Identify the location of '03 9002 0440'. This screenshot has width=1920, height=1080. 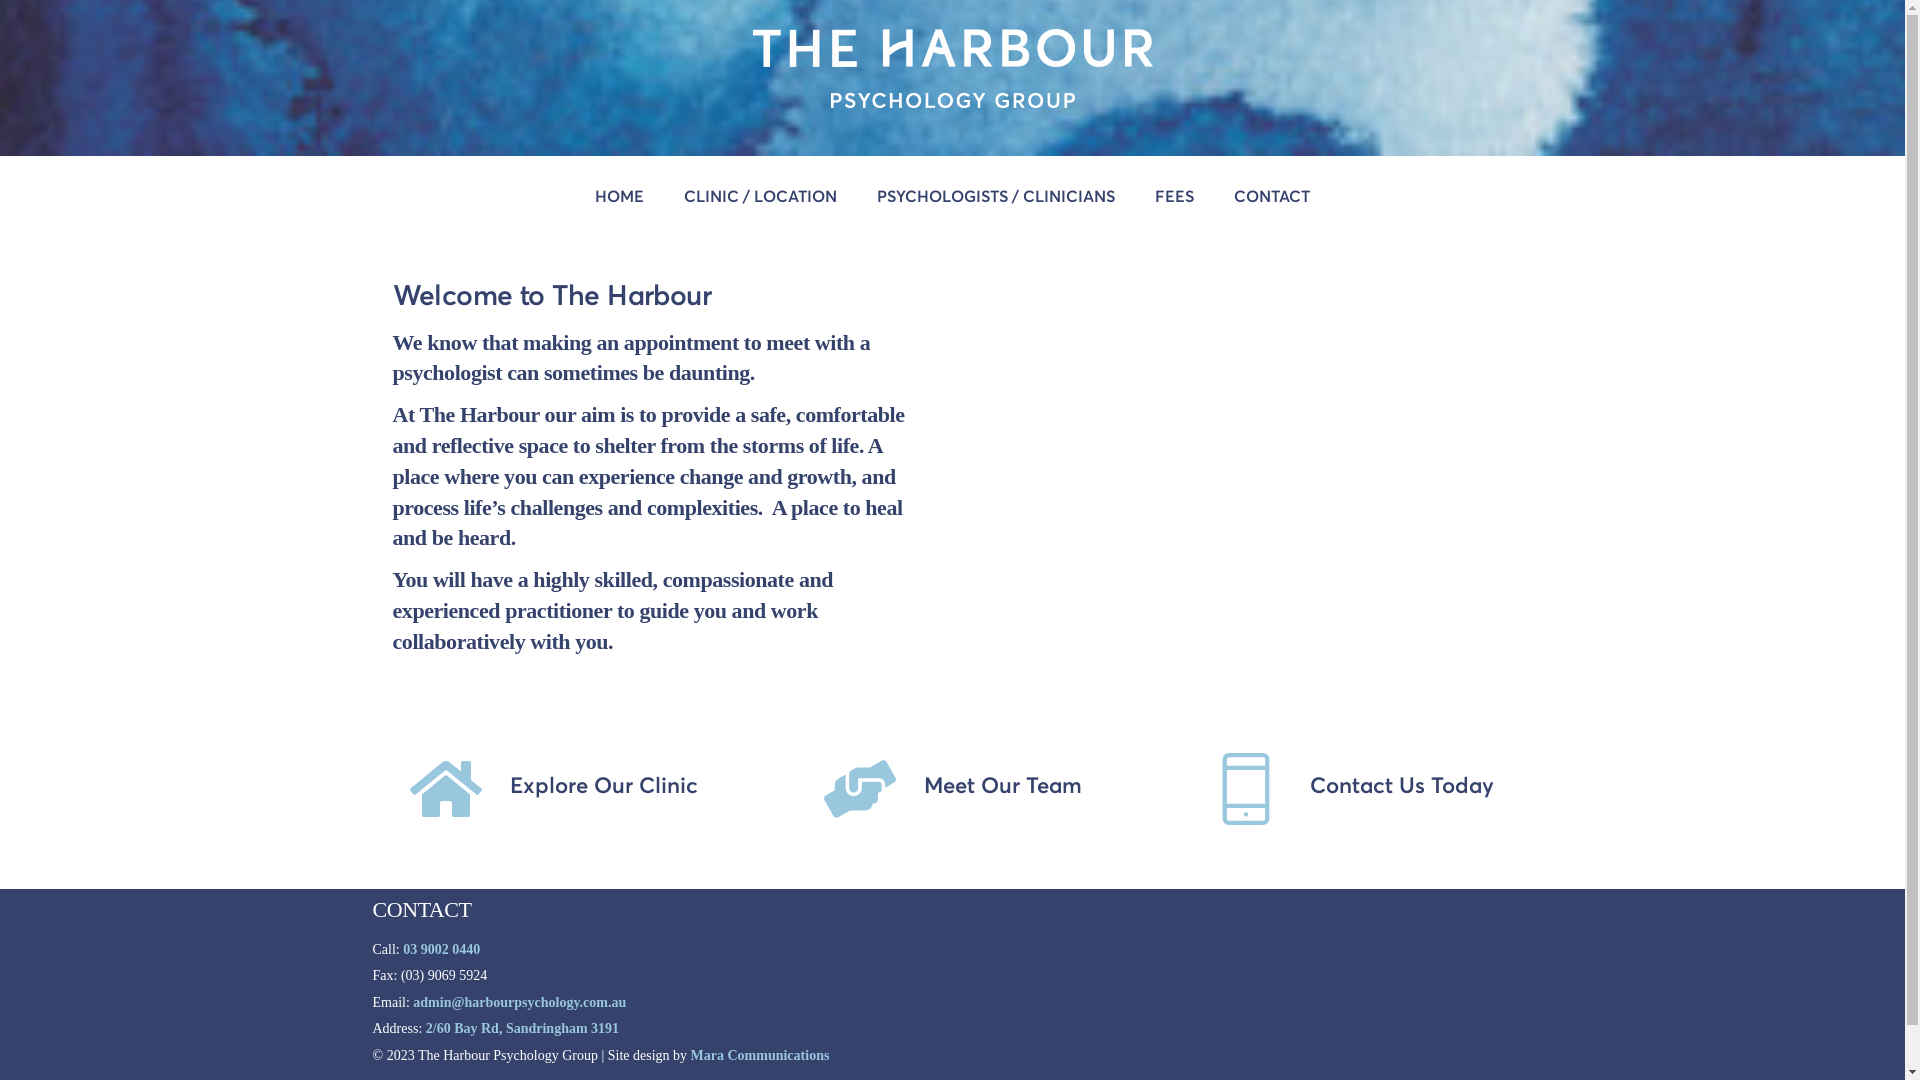
(440, 948).